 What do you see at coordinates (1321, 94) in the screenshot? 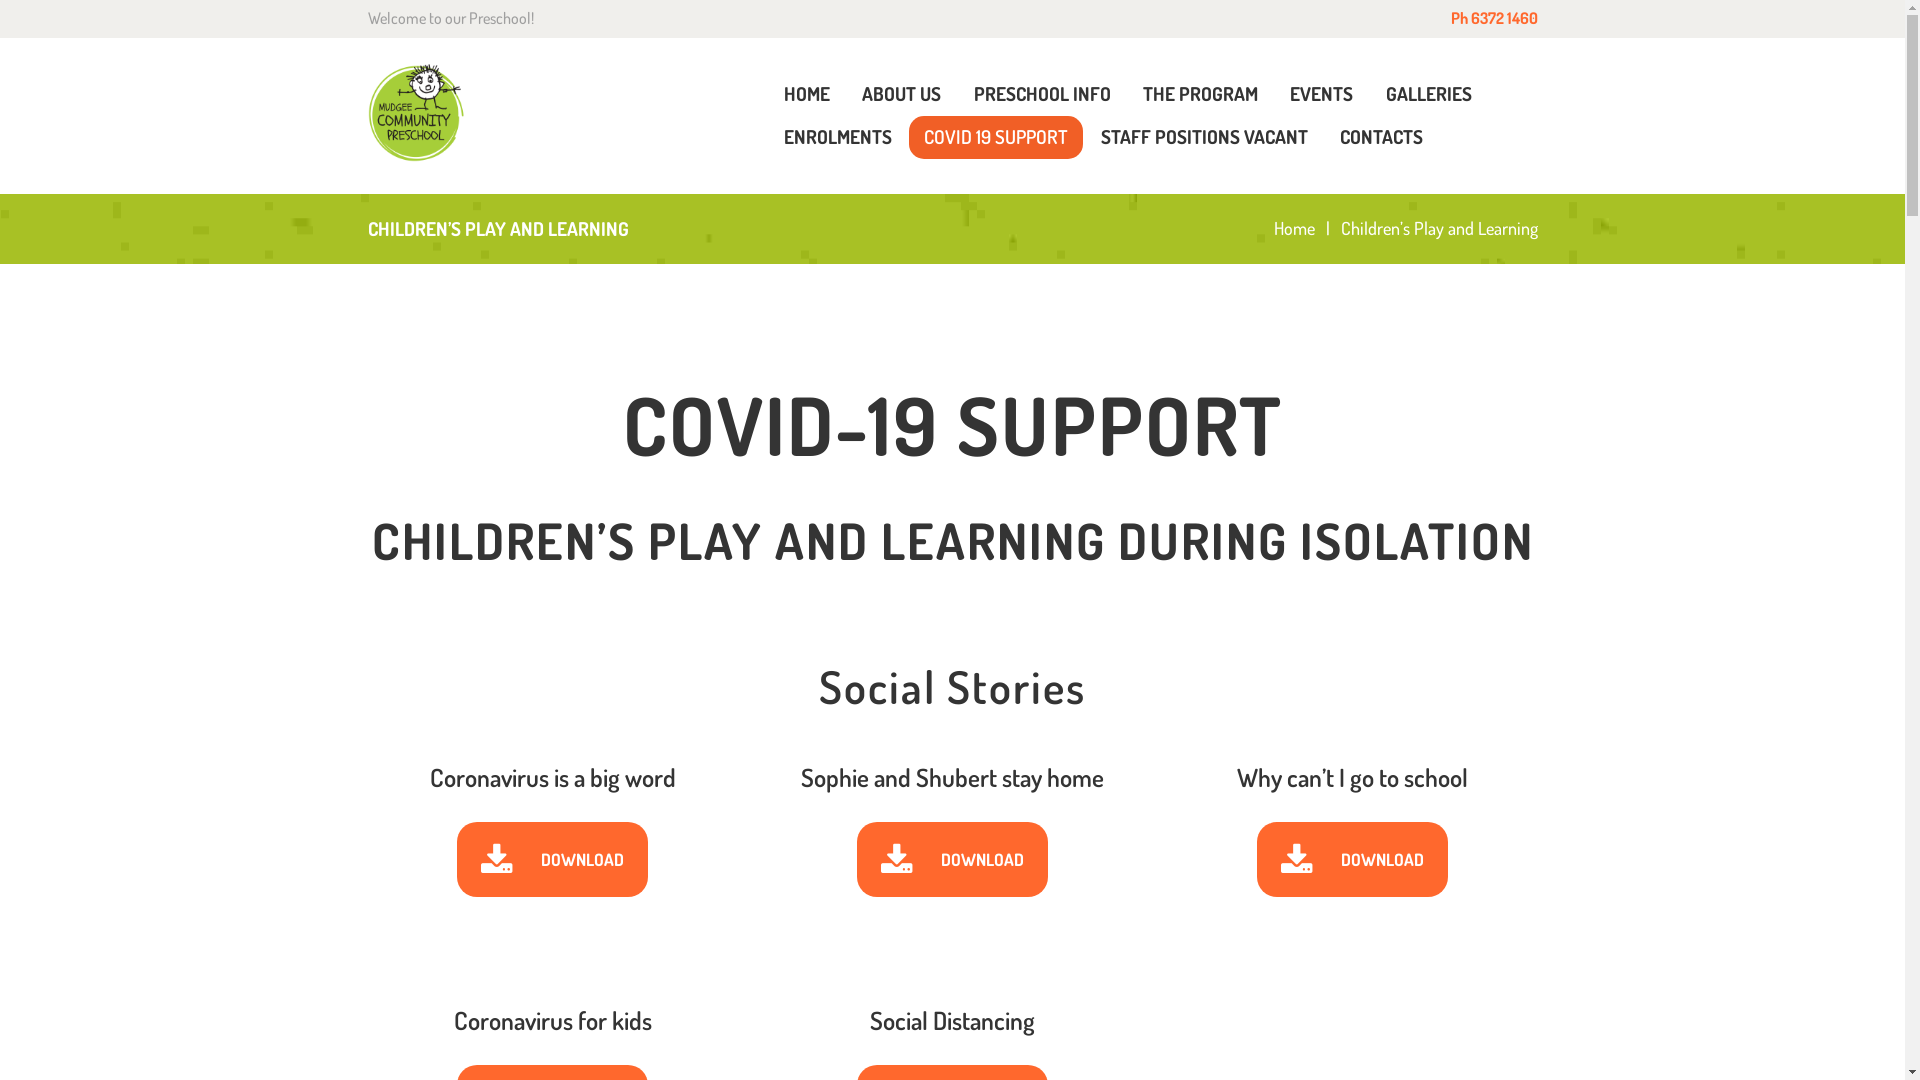
I see `'EVENTS'` at bounding box center [1321, 94].